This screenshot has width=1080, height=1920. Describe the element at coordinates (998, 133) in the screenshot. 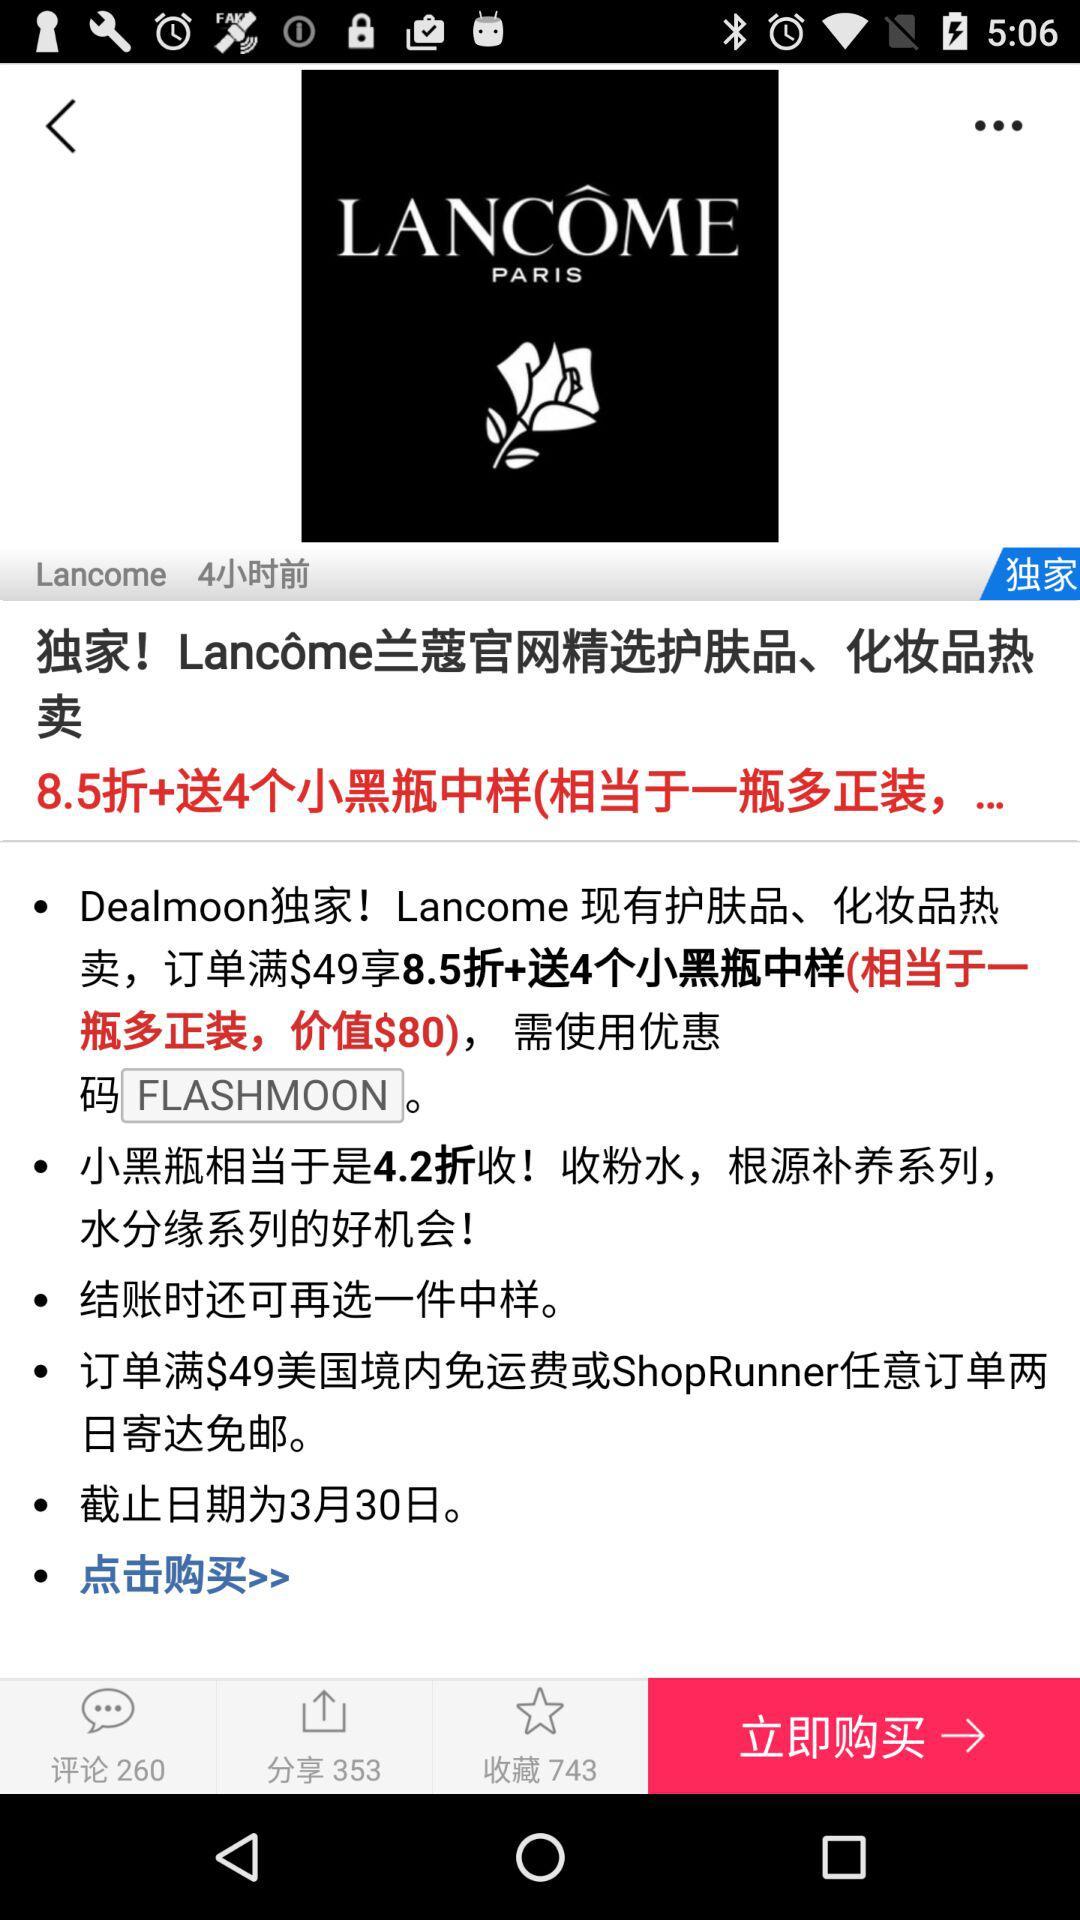

I see `the more icon` at that location.